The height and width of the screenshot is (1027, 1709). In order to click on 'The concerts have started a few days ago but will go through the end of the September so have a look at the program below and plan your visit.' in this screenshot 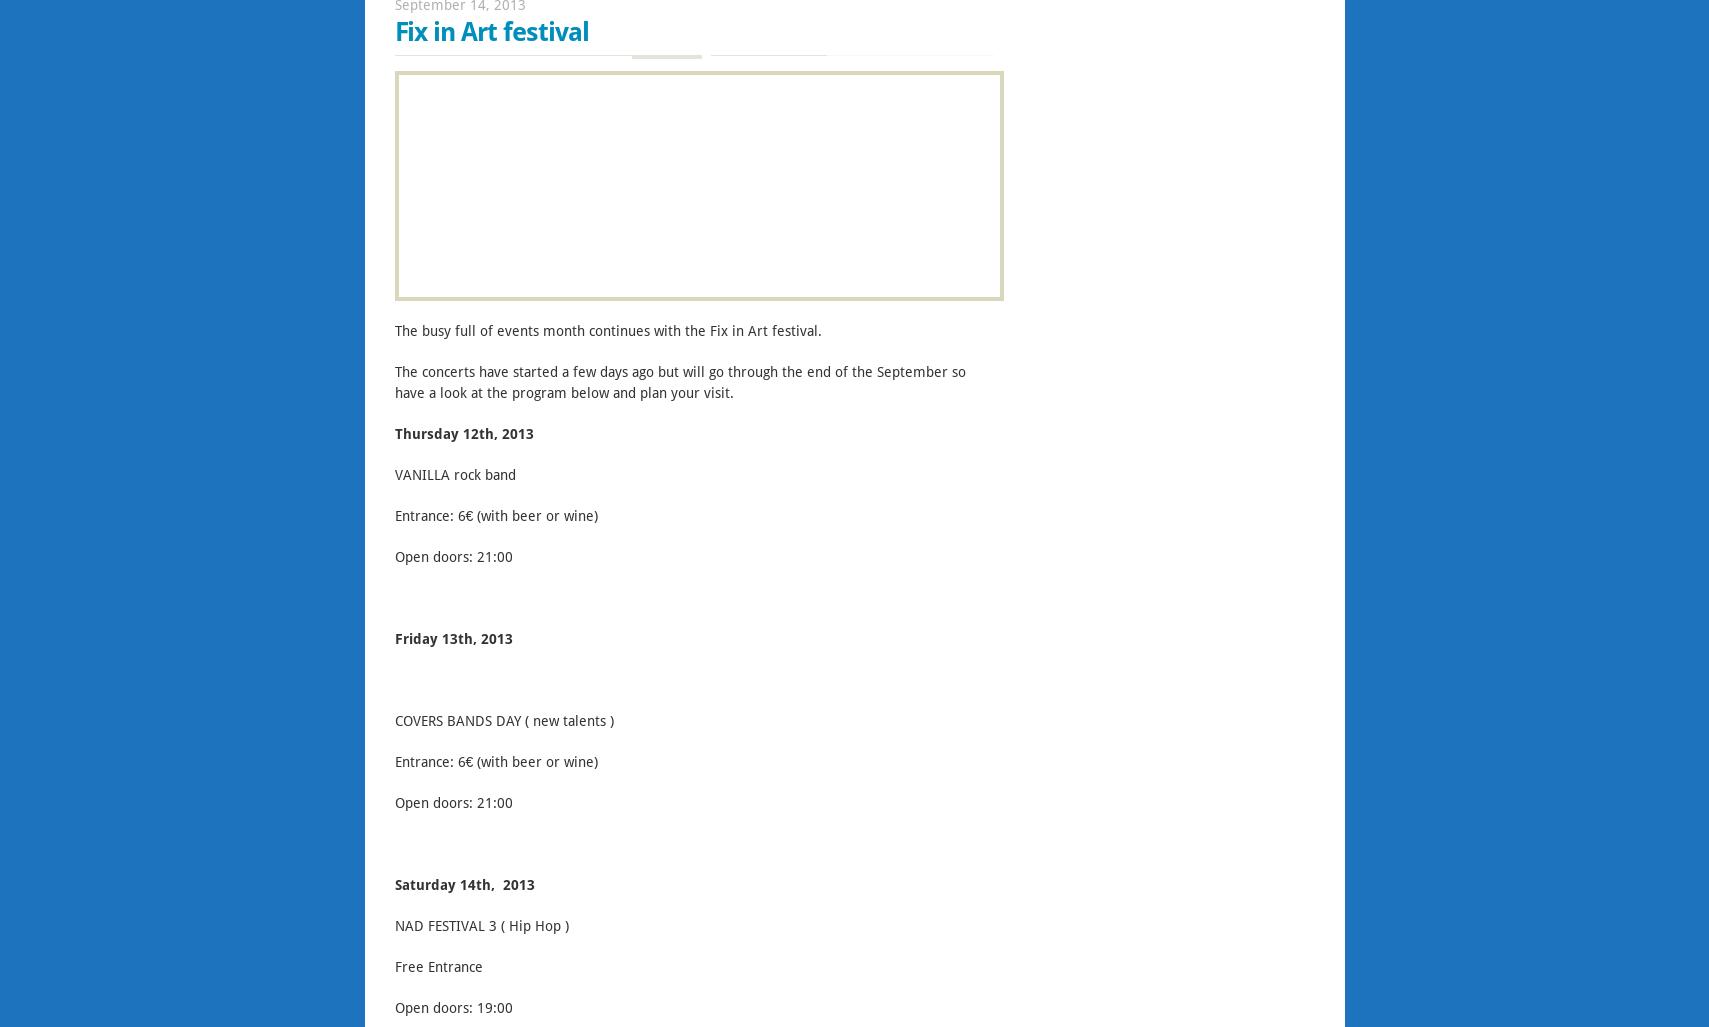, I will do `click(392, 383)`.